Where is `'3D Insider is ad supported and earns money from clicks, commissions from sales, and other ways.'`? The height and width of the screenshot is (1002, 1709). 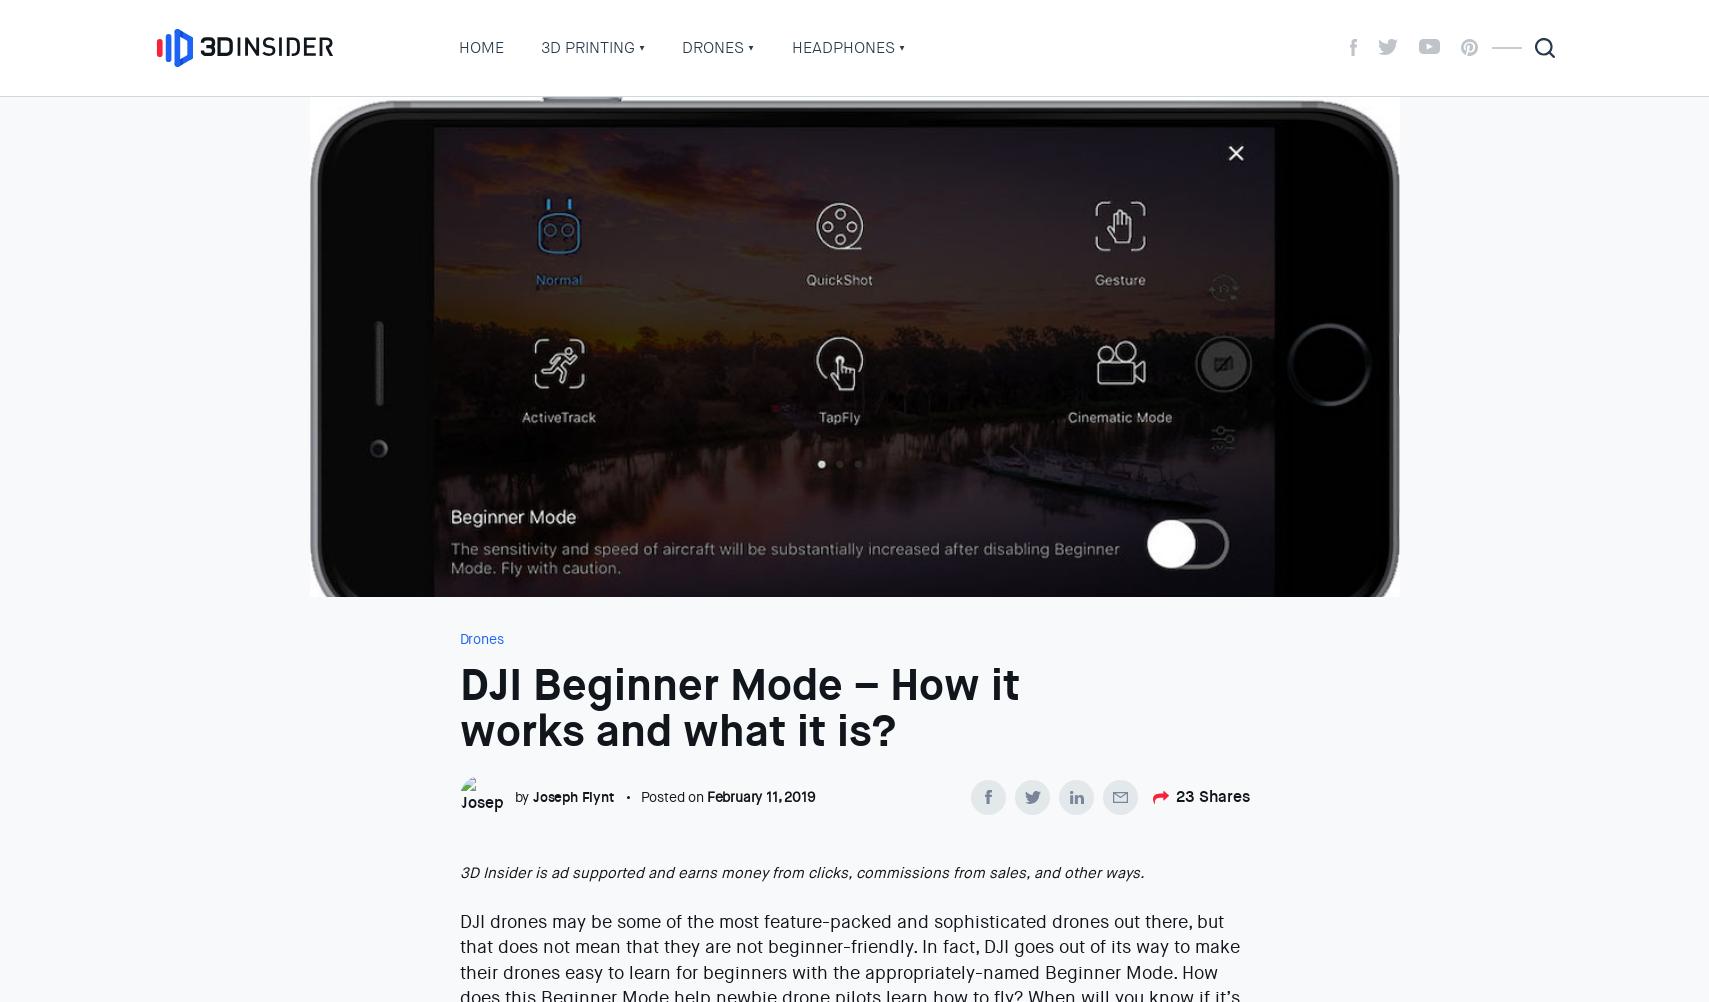
'3D Insider is ad supported and earns money from clicks, commissions from sales, and other ways.' is located at coordinates (800, 873).